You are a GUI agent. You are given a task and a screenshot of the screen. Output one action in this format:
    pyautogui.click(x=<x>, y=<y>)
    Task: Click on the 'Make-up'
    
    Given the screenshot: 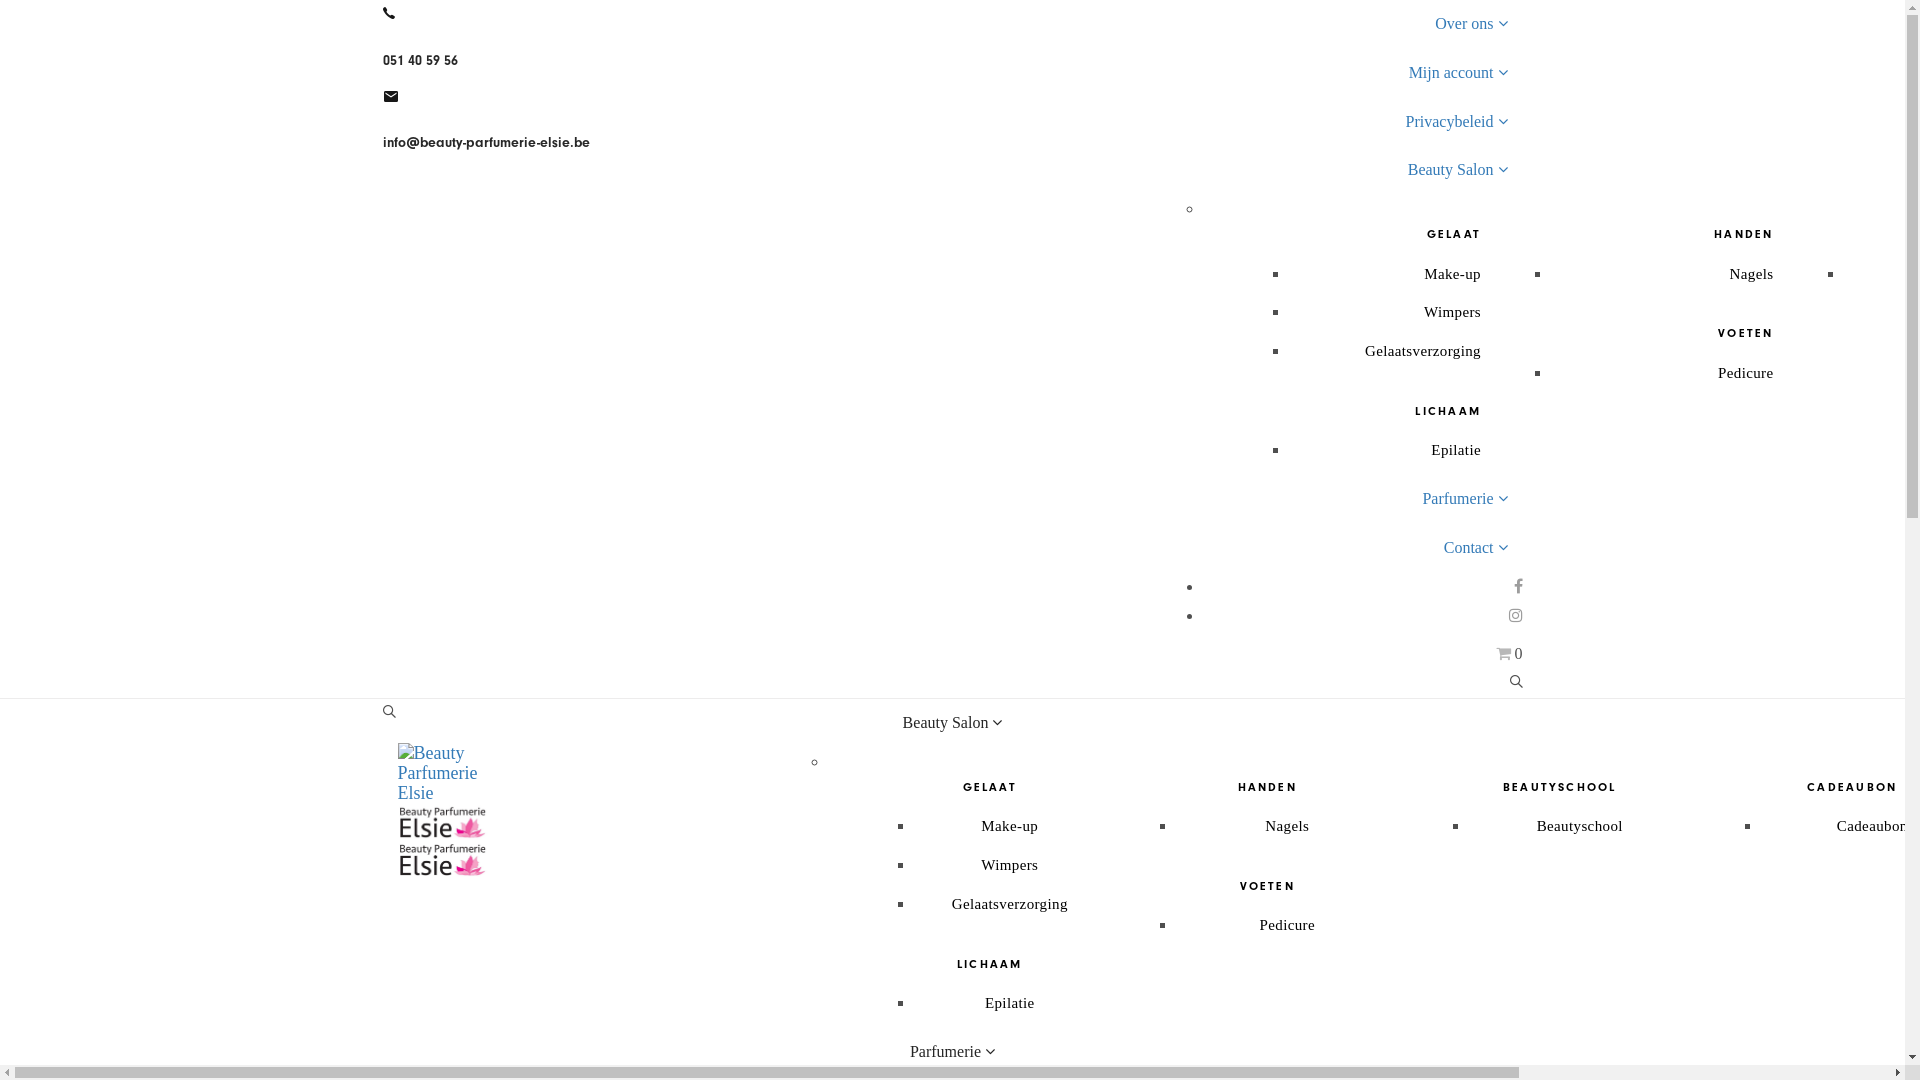 What is the action you would take?
    pyautogui.click(x=1009, y=825)
    